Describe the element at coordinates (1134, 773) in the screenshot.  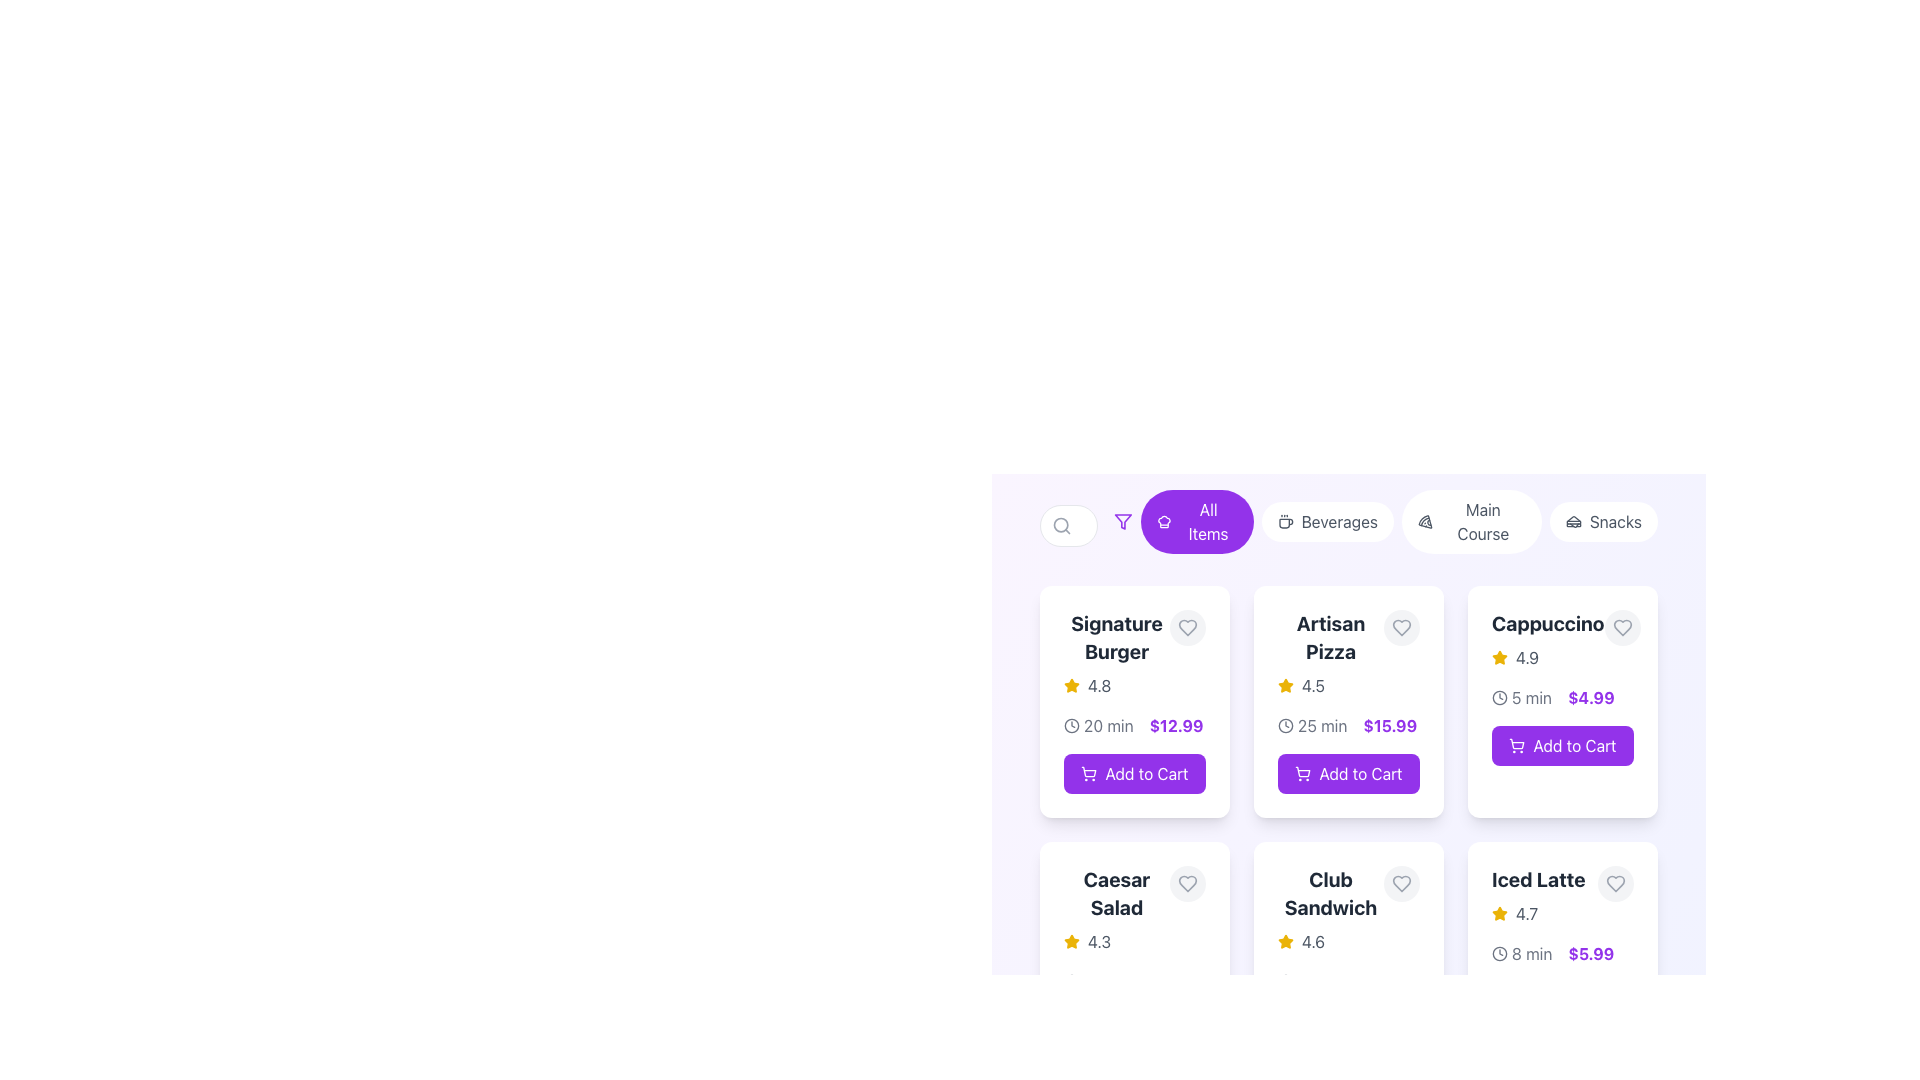
I see `the 'Add to Cart' button with a vibrant purple background and white text located in the bottom section of the 'Signature Burger' card` at that location.